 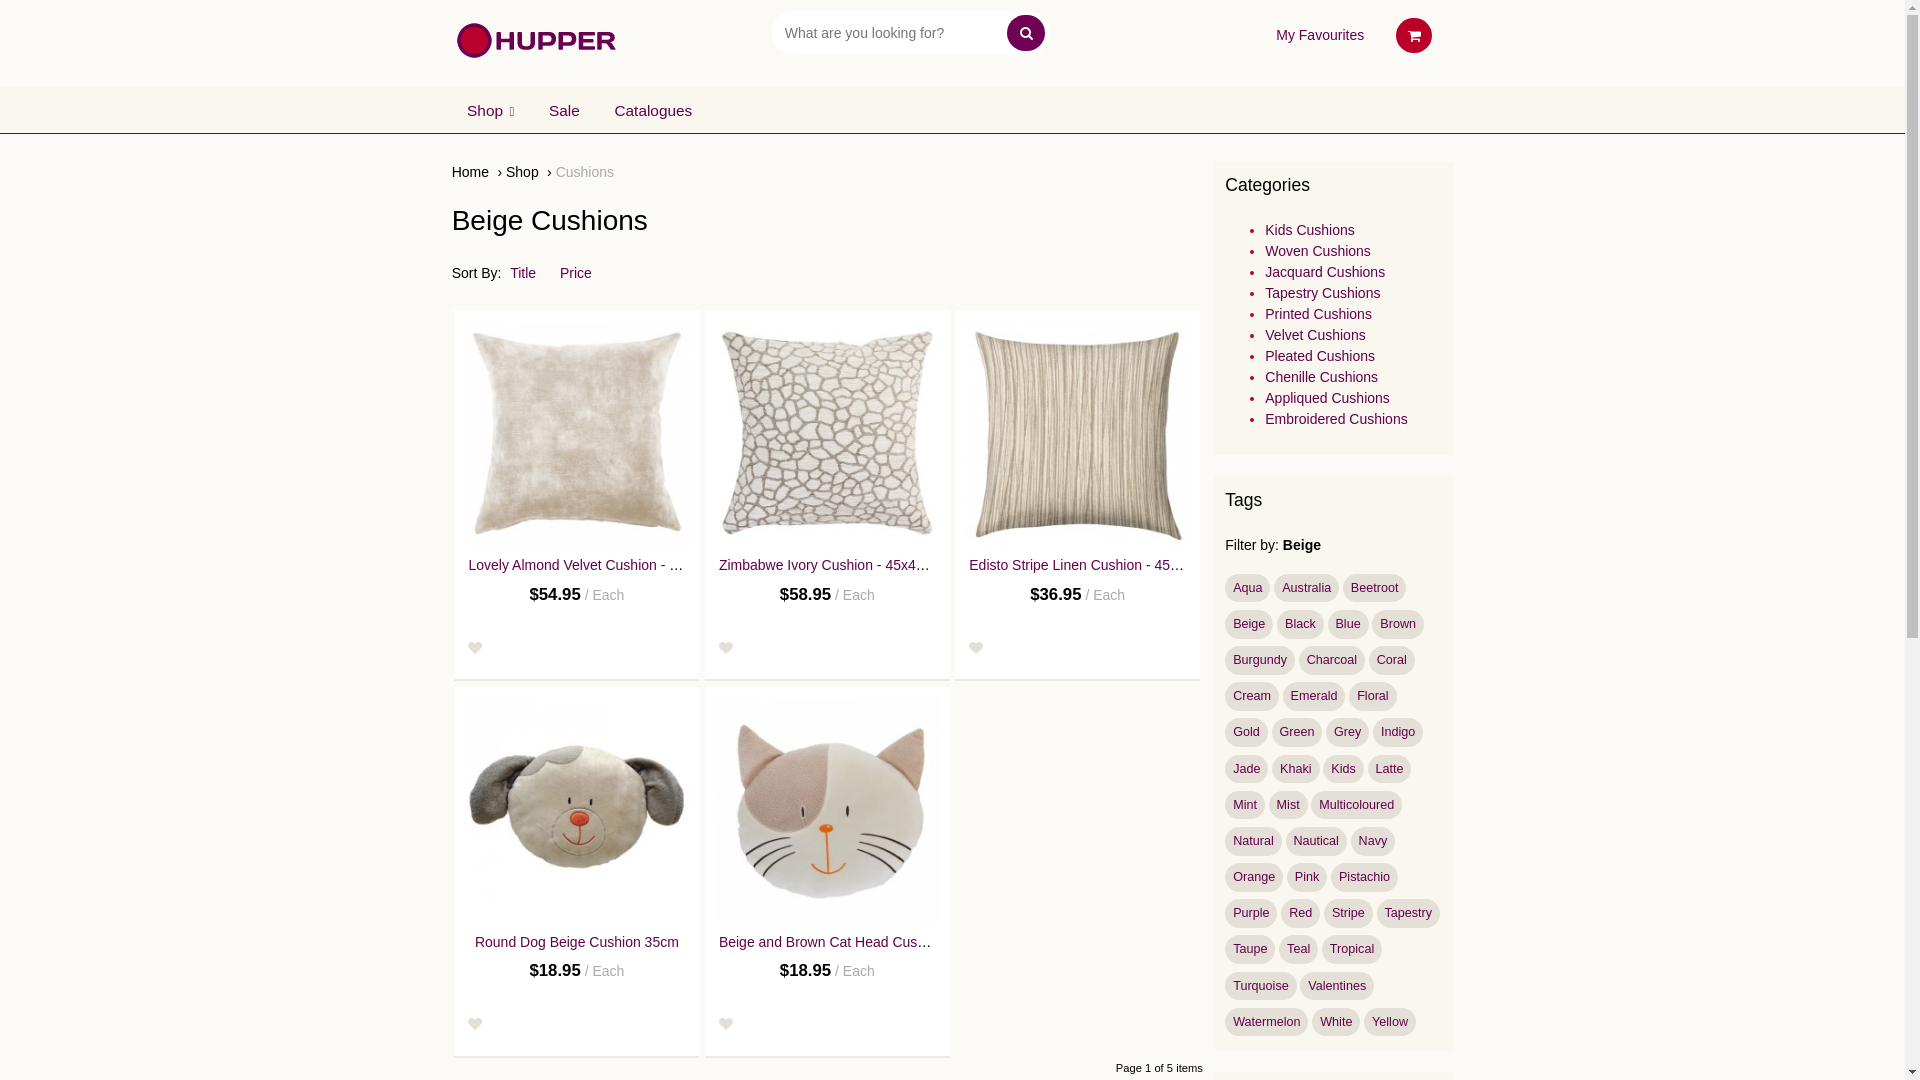 What do you see at coordinates (1250, 913) in the screenshot?
I see `'Purple'` at bounding box center [1250, 913].